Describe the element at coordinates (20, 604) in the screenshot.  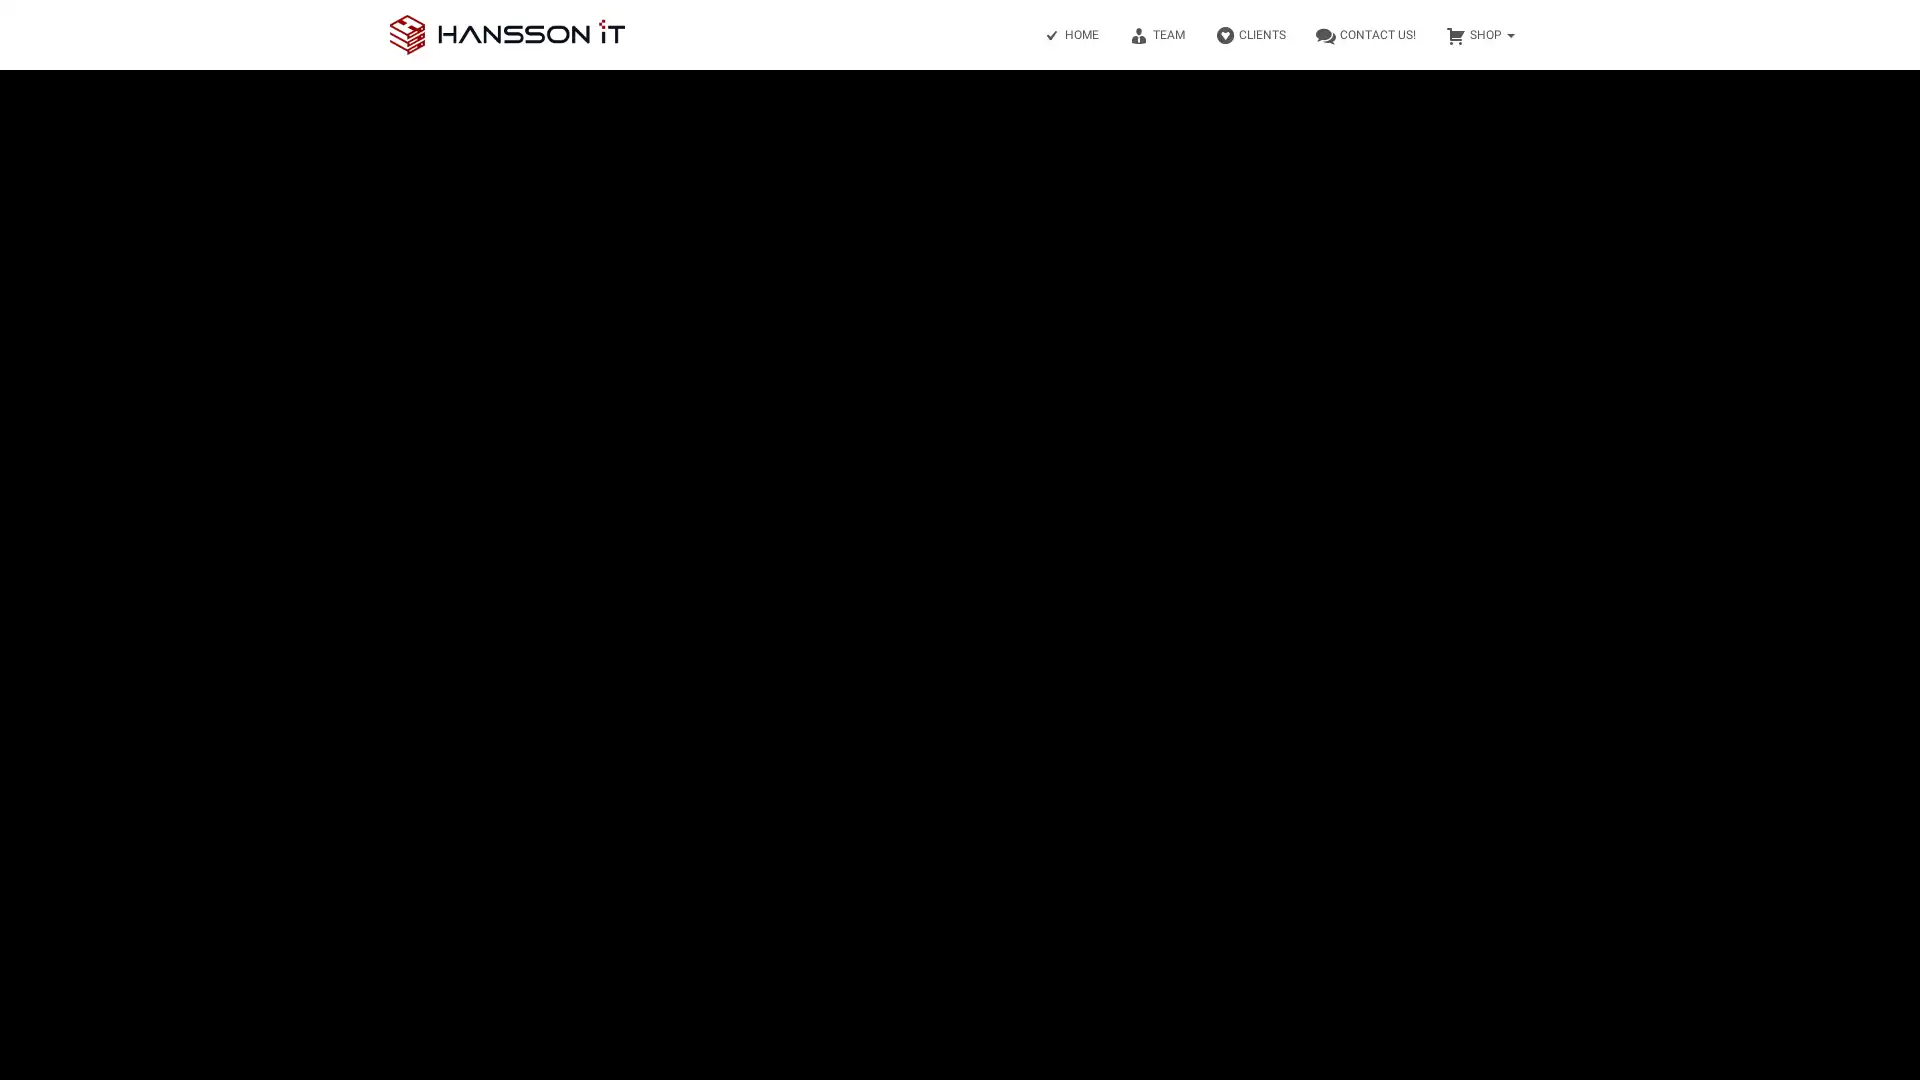
I see `Save to Pinterest` at that location.